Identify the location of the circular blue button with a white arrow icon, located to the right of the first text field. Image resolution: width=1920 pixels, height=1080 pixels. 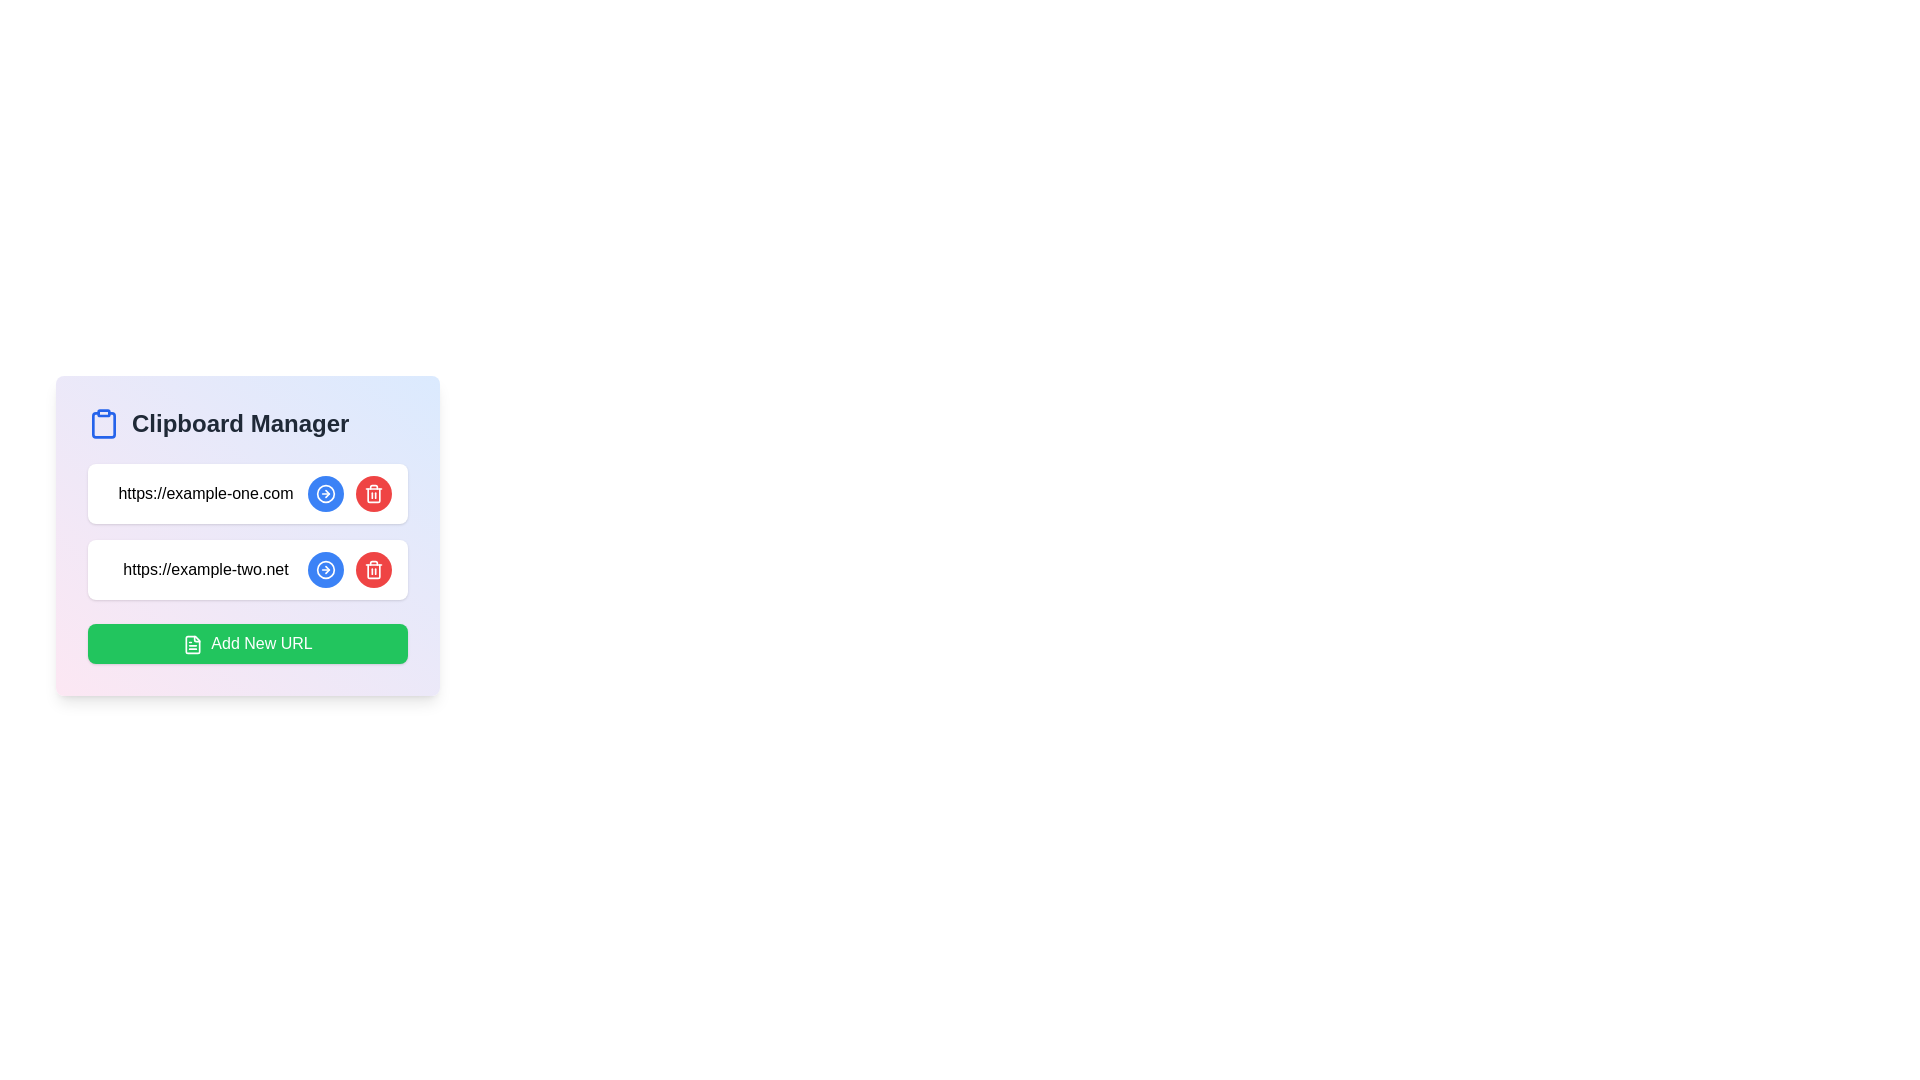
(326, 493).